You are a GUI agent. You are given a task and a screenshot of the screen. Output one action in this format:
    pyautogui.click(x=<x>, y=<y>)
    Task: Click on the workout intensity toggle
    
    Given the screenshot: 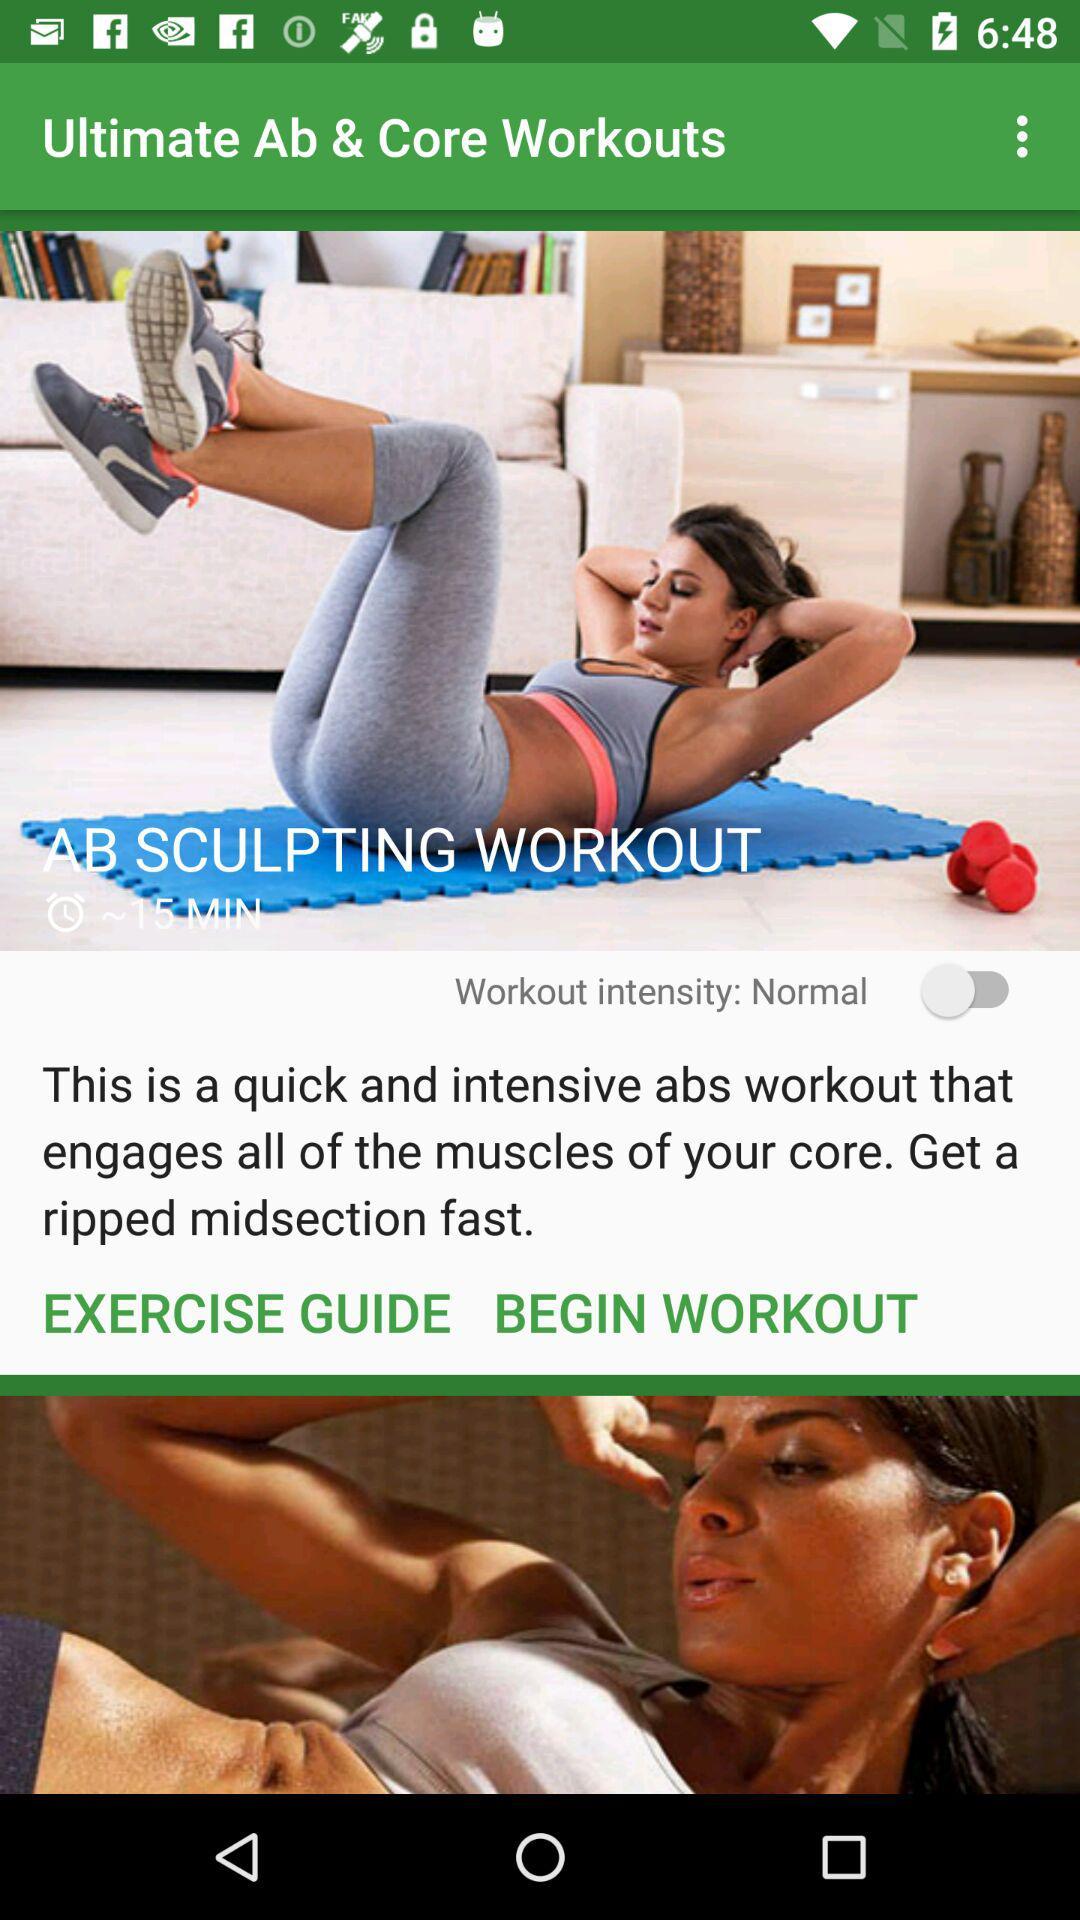 What is the action you would take?
    pyautogui.click(x=951, y=990)
    